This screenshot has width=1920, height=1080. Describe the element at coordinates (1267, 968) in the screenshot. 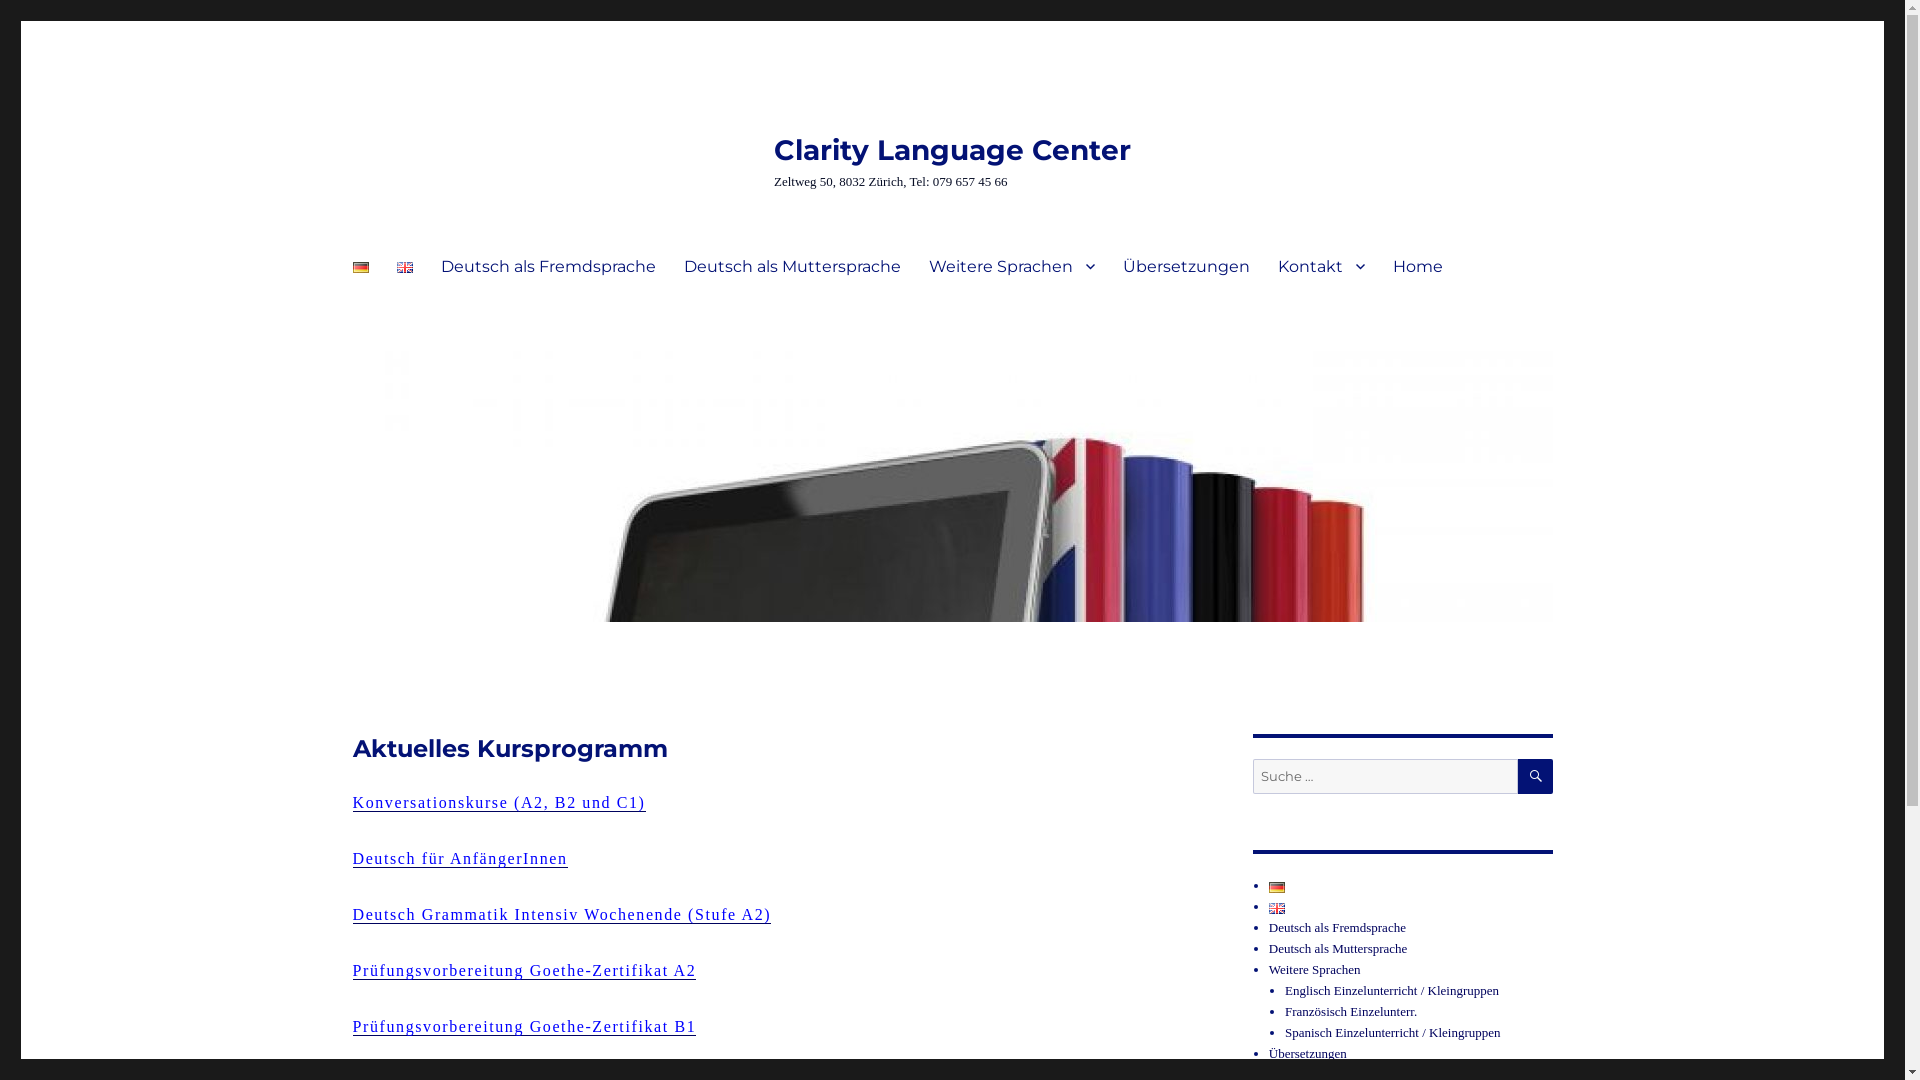

I see `'Weitere Sprachen'` at that location.